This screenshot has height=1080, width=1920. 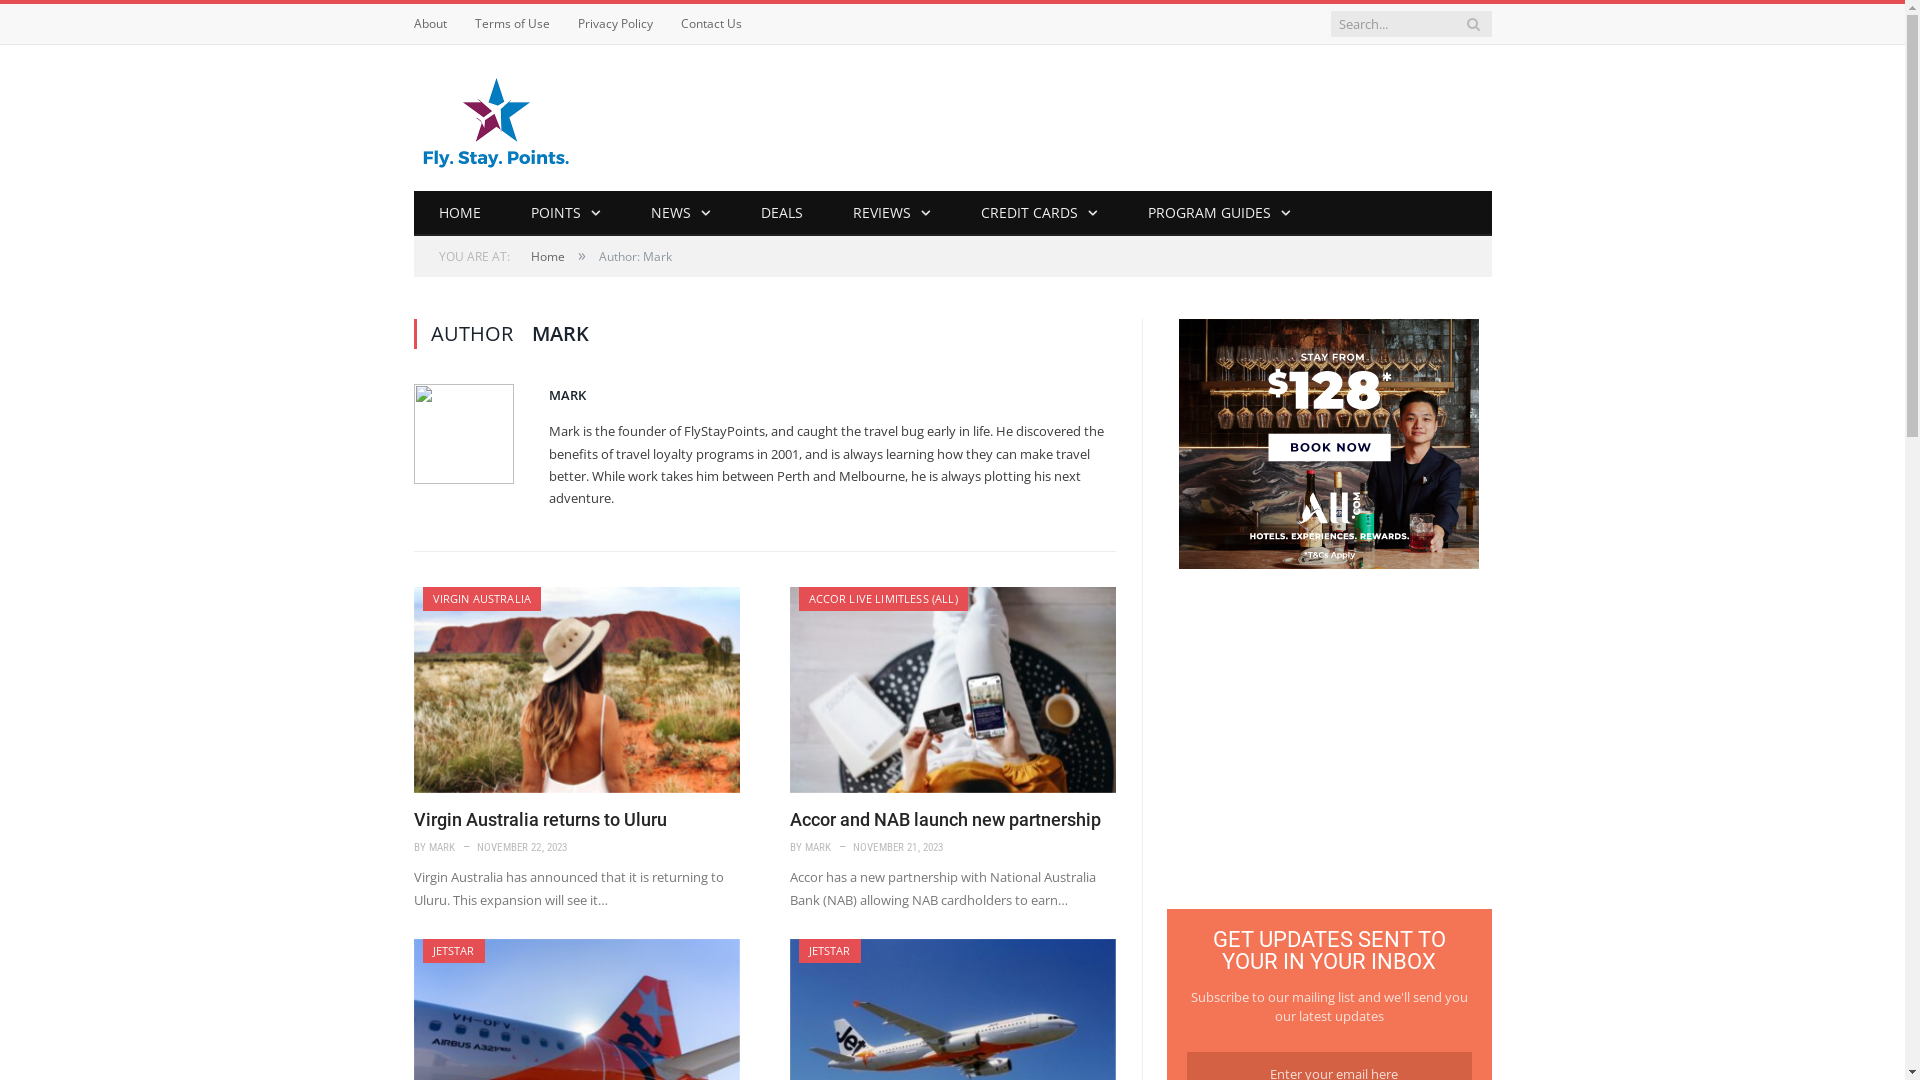 I want to click on 'Home', so click(x=547, y=255).